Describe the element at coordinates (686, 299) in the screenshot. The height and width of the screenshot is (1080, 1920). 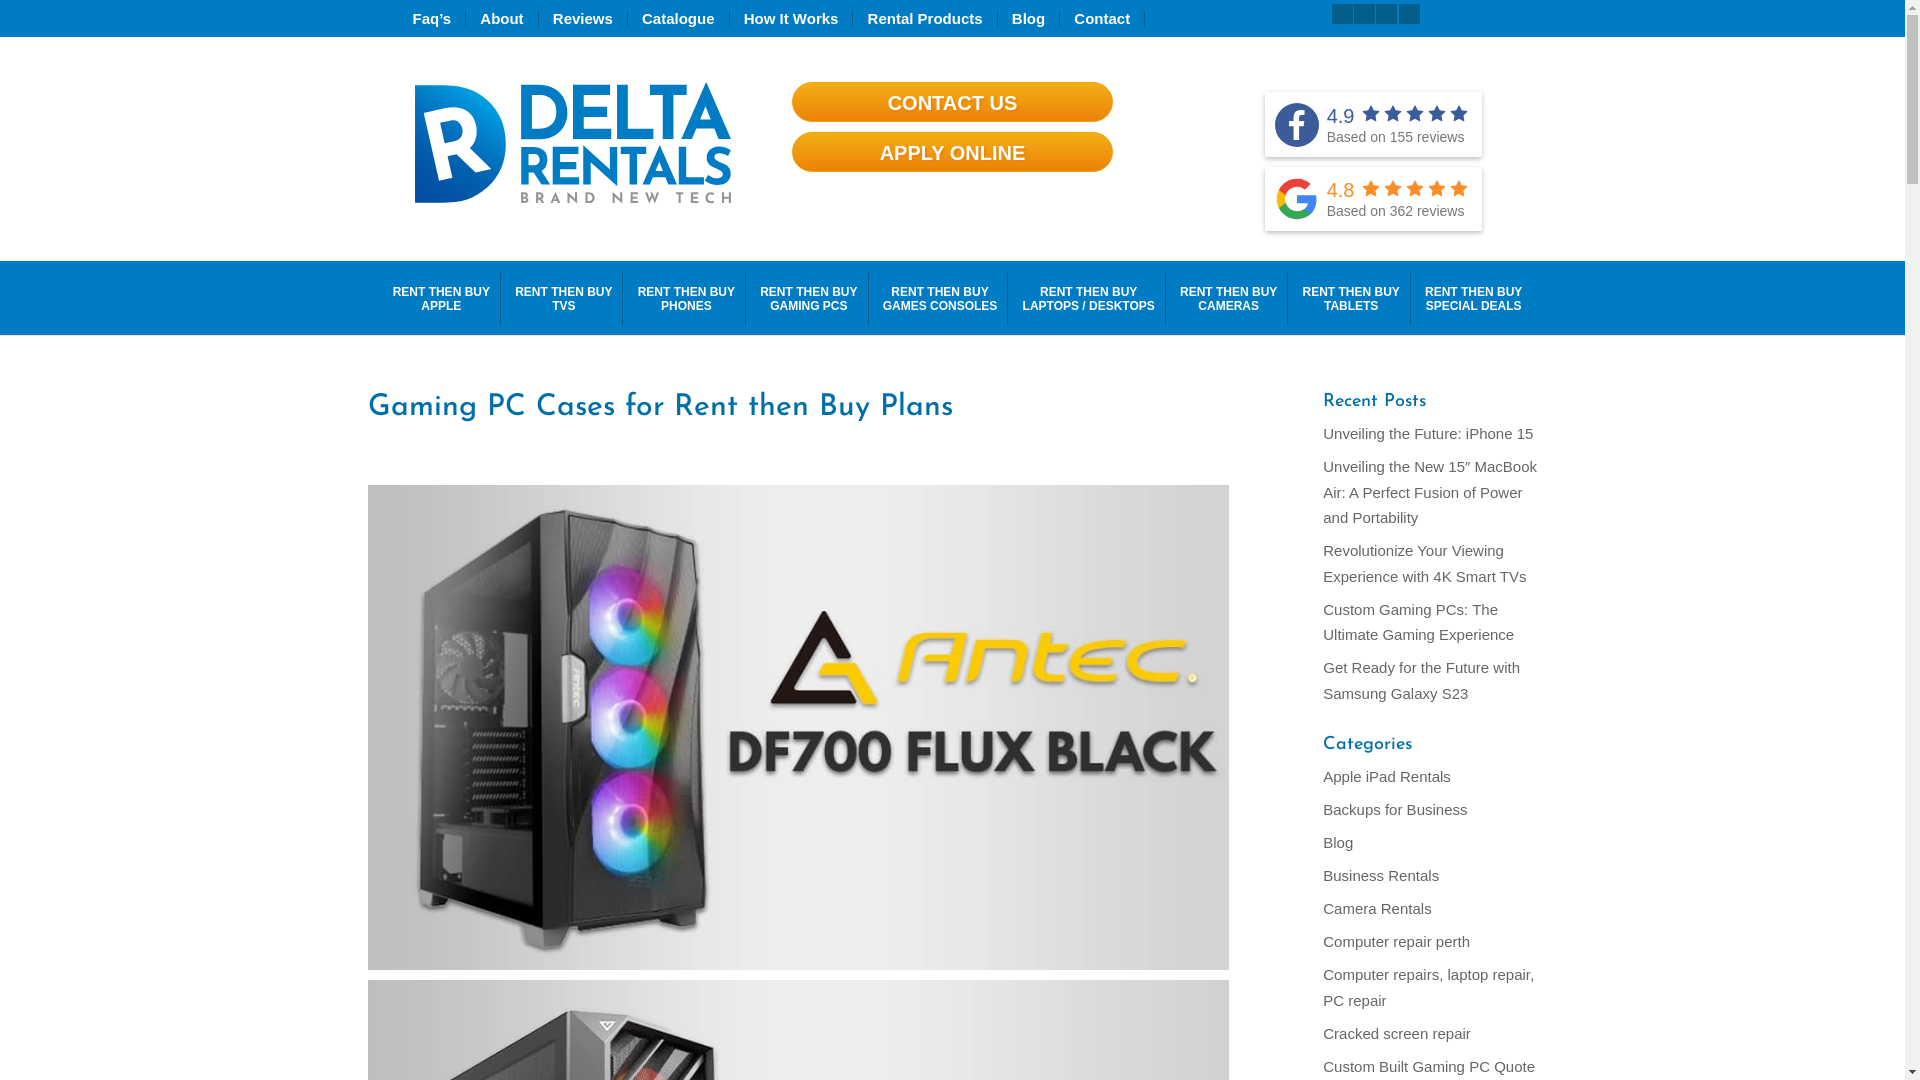
I see `'RENT THEN BUY` at that location.